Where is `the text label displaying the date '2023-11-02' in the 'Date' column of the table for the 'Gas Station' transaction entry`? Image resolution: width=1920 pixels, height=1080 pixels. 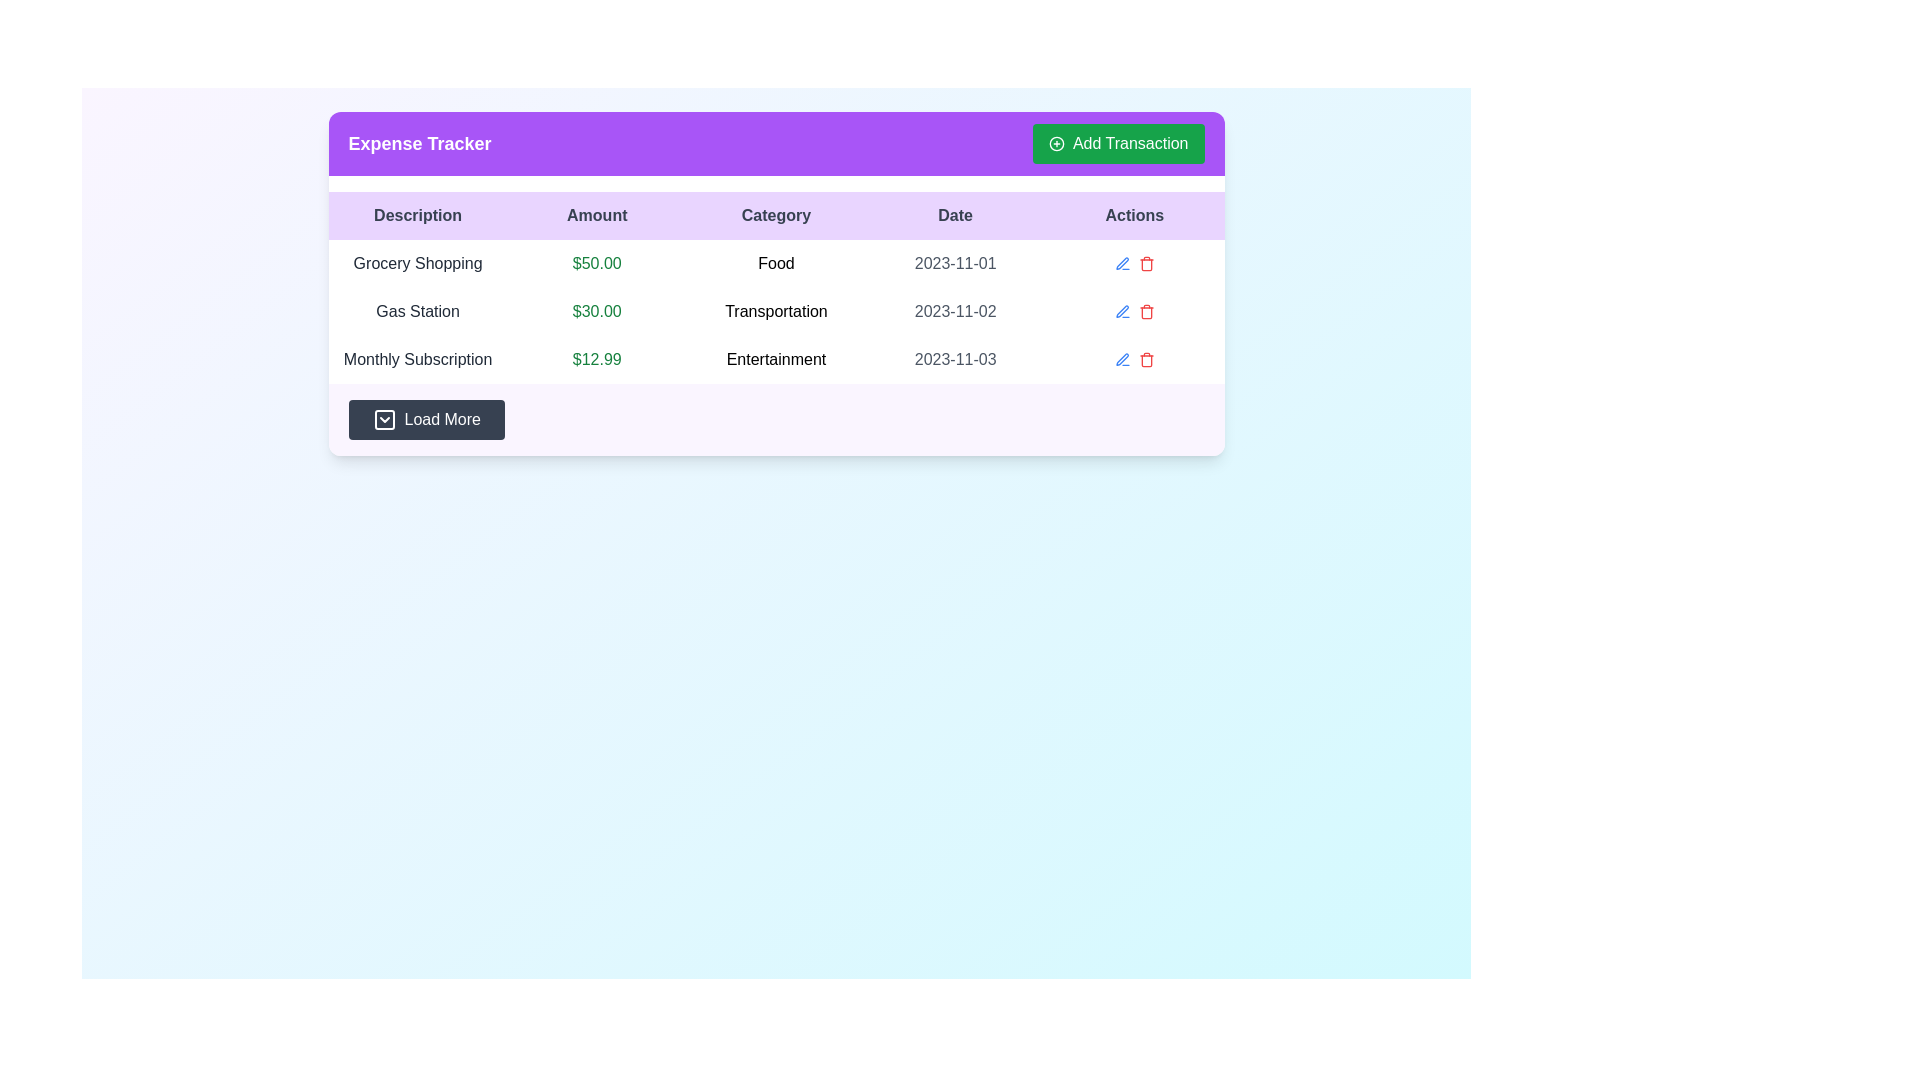 the text label displaying the date '2023-11-02' in the 'Date' column of the table for the 'Gas Station' transaction entry is located at coordinates (954, 312).